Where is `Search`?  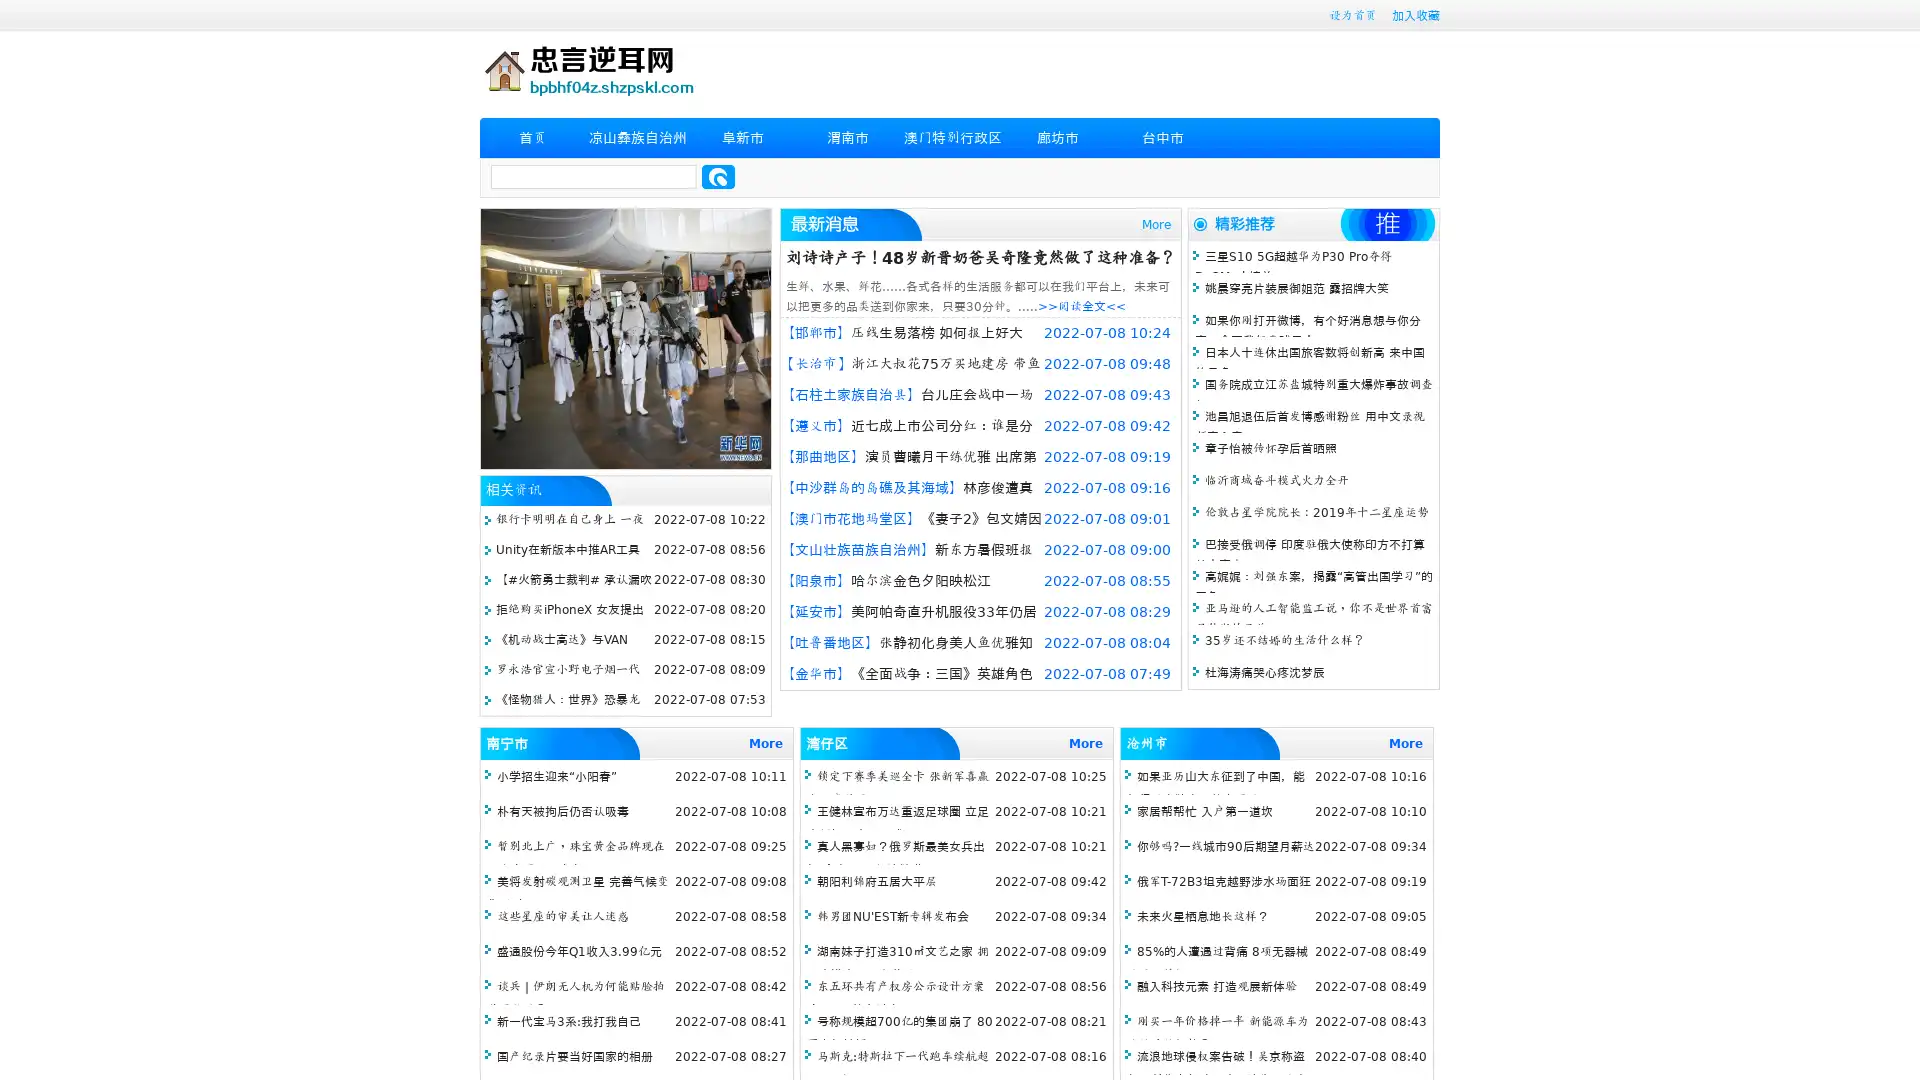
Search is located at coordinates (718, 176).